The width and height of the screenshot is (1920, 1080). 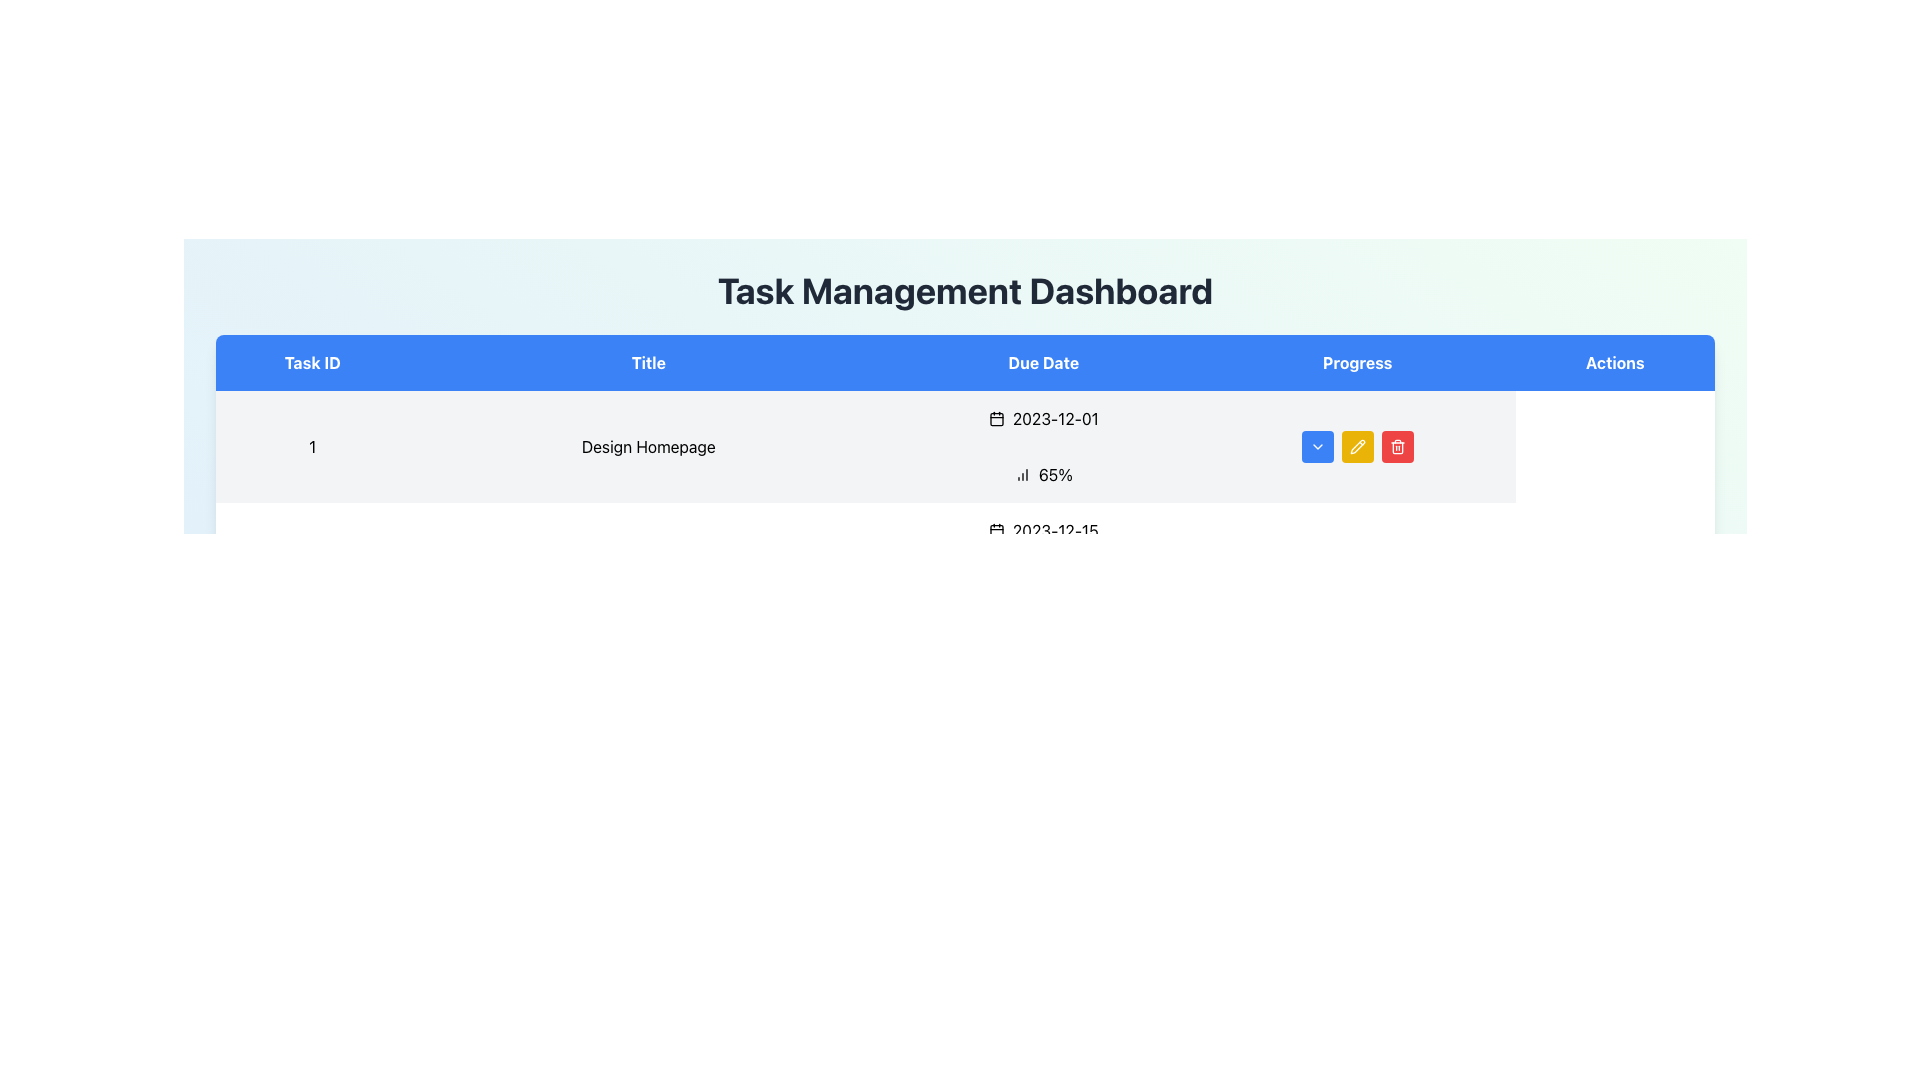 What do you see at coordinates (311, 446) in the screenshot?
I see `the numeral '1' located in the first row under the 'Task ID' column of the tabular layout` at bounding box center [311, 446].